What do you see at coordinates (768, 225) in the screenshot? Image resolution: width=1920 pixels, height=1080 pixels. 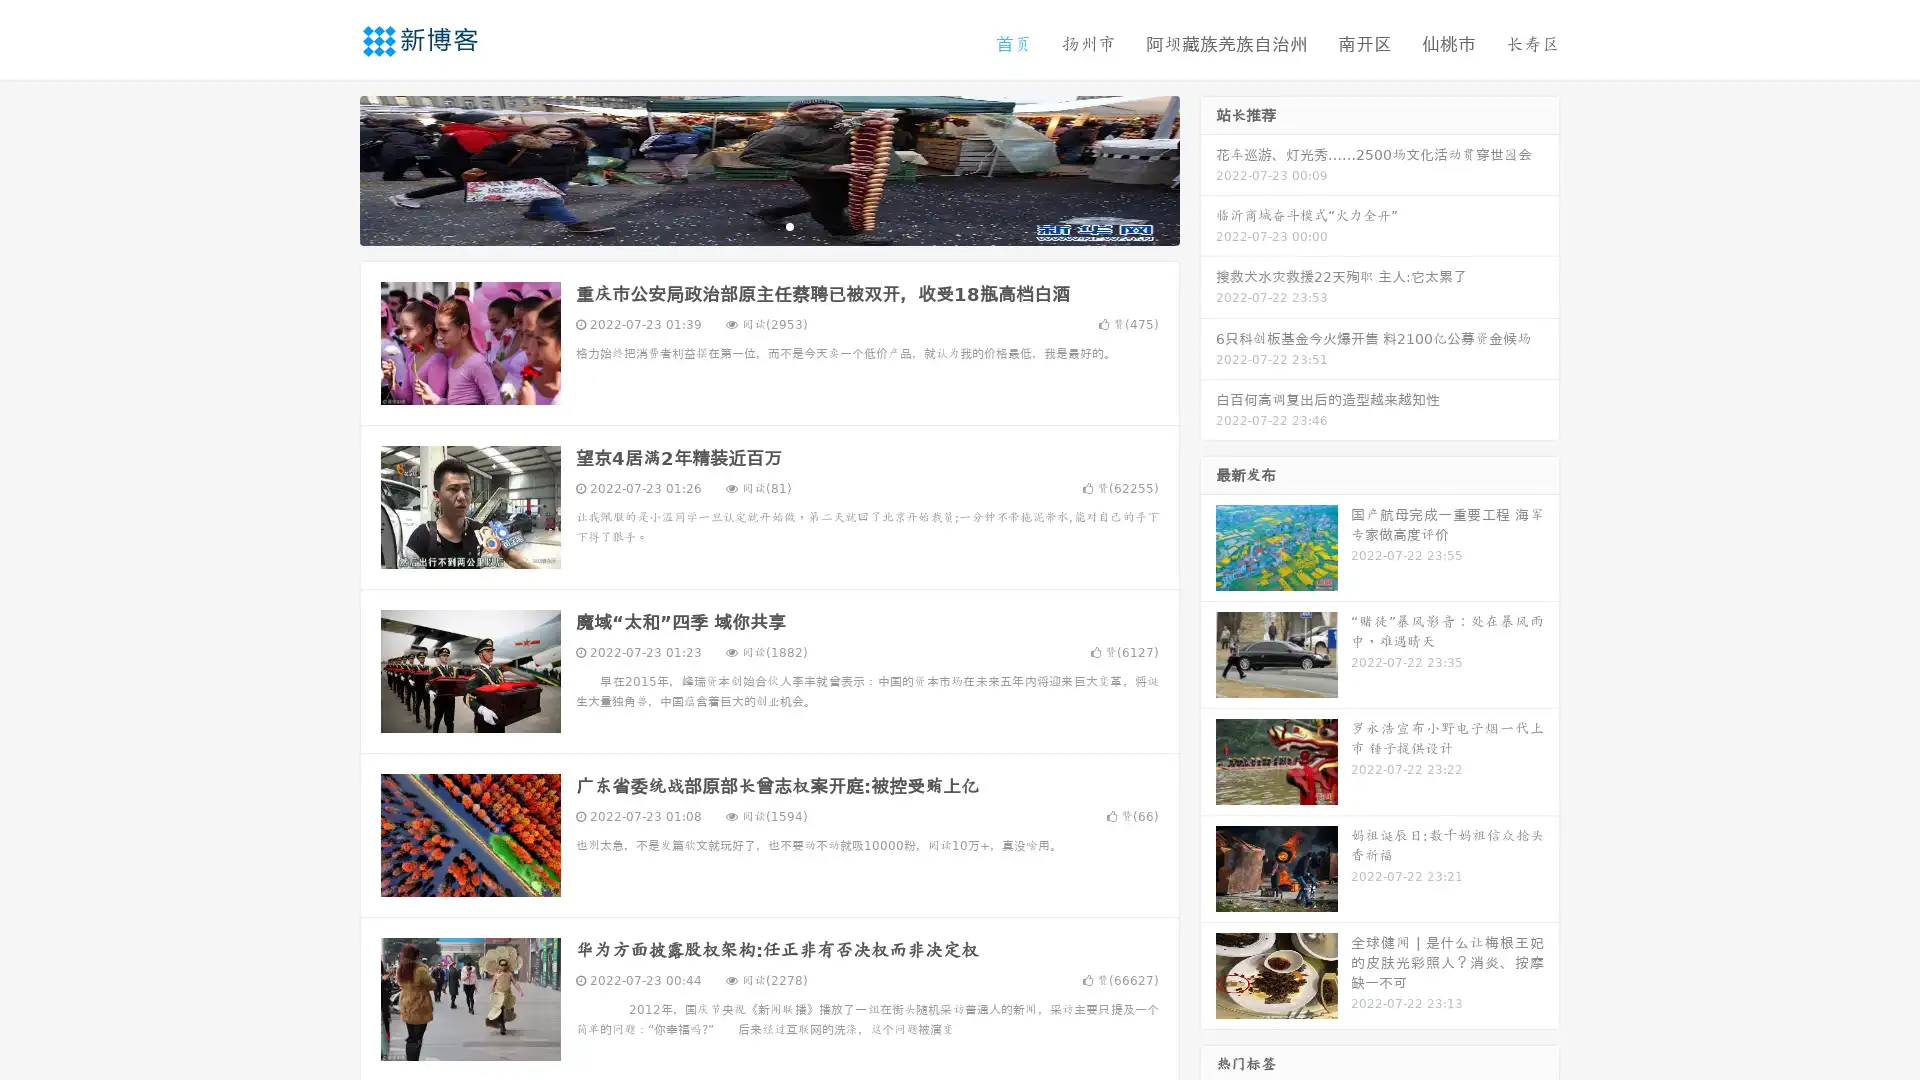 I see `Go to slide 2` at bounding box center [768, 225].